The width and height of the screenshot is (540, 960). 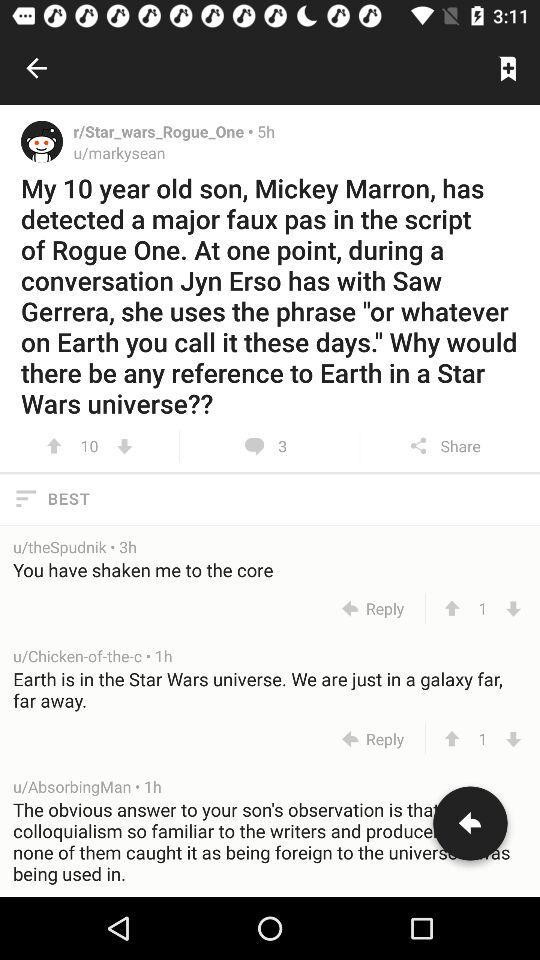 What do you see at coordinates (164, 130) in the screenshot?
I see `the item next to the 5h item` at bounding box center [164, 130].